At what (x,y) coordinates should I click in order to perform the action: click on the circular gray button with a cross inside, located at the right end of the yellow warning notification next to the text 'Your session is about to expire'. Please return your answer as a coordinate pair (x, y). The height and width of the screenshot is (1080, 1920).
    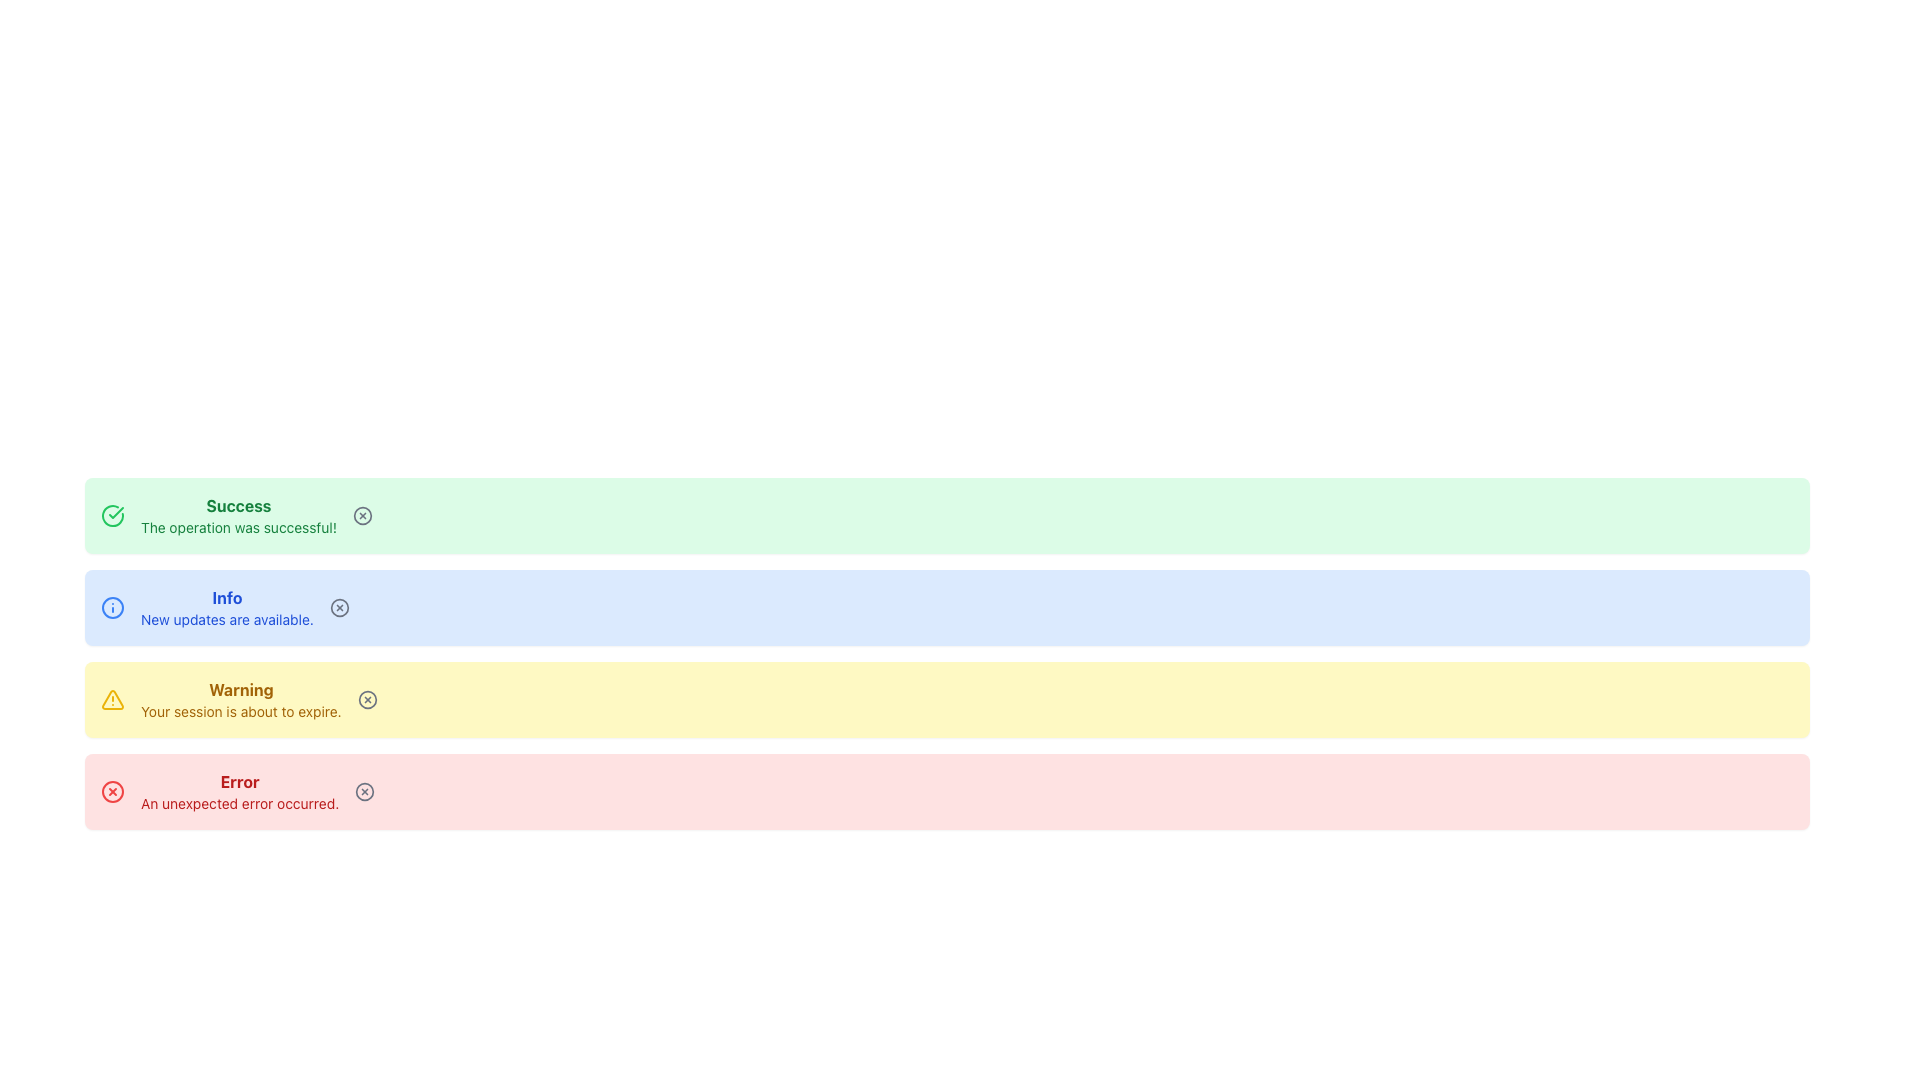
    Looking at the image, I should click on (367, 698).